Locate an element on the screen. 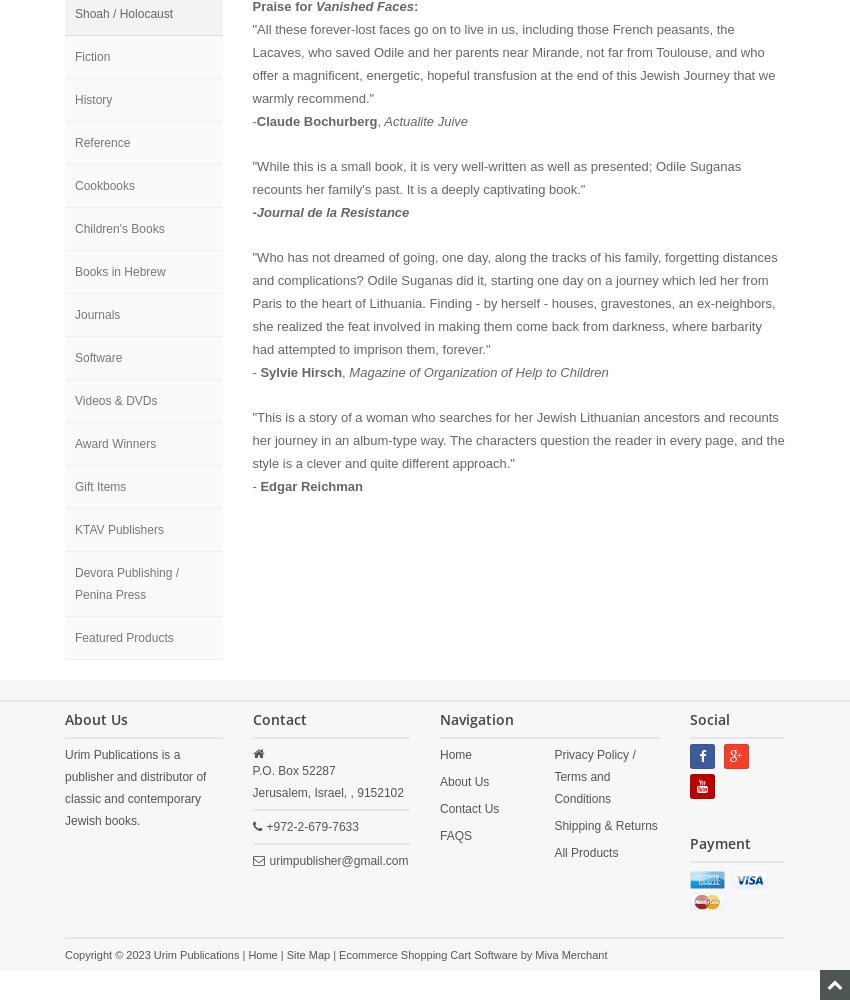 This screenshot has height=1000, width=850. 'Shoah / Holocaust' is located at coordinates (123, 14).